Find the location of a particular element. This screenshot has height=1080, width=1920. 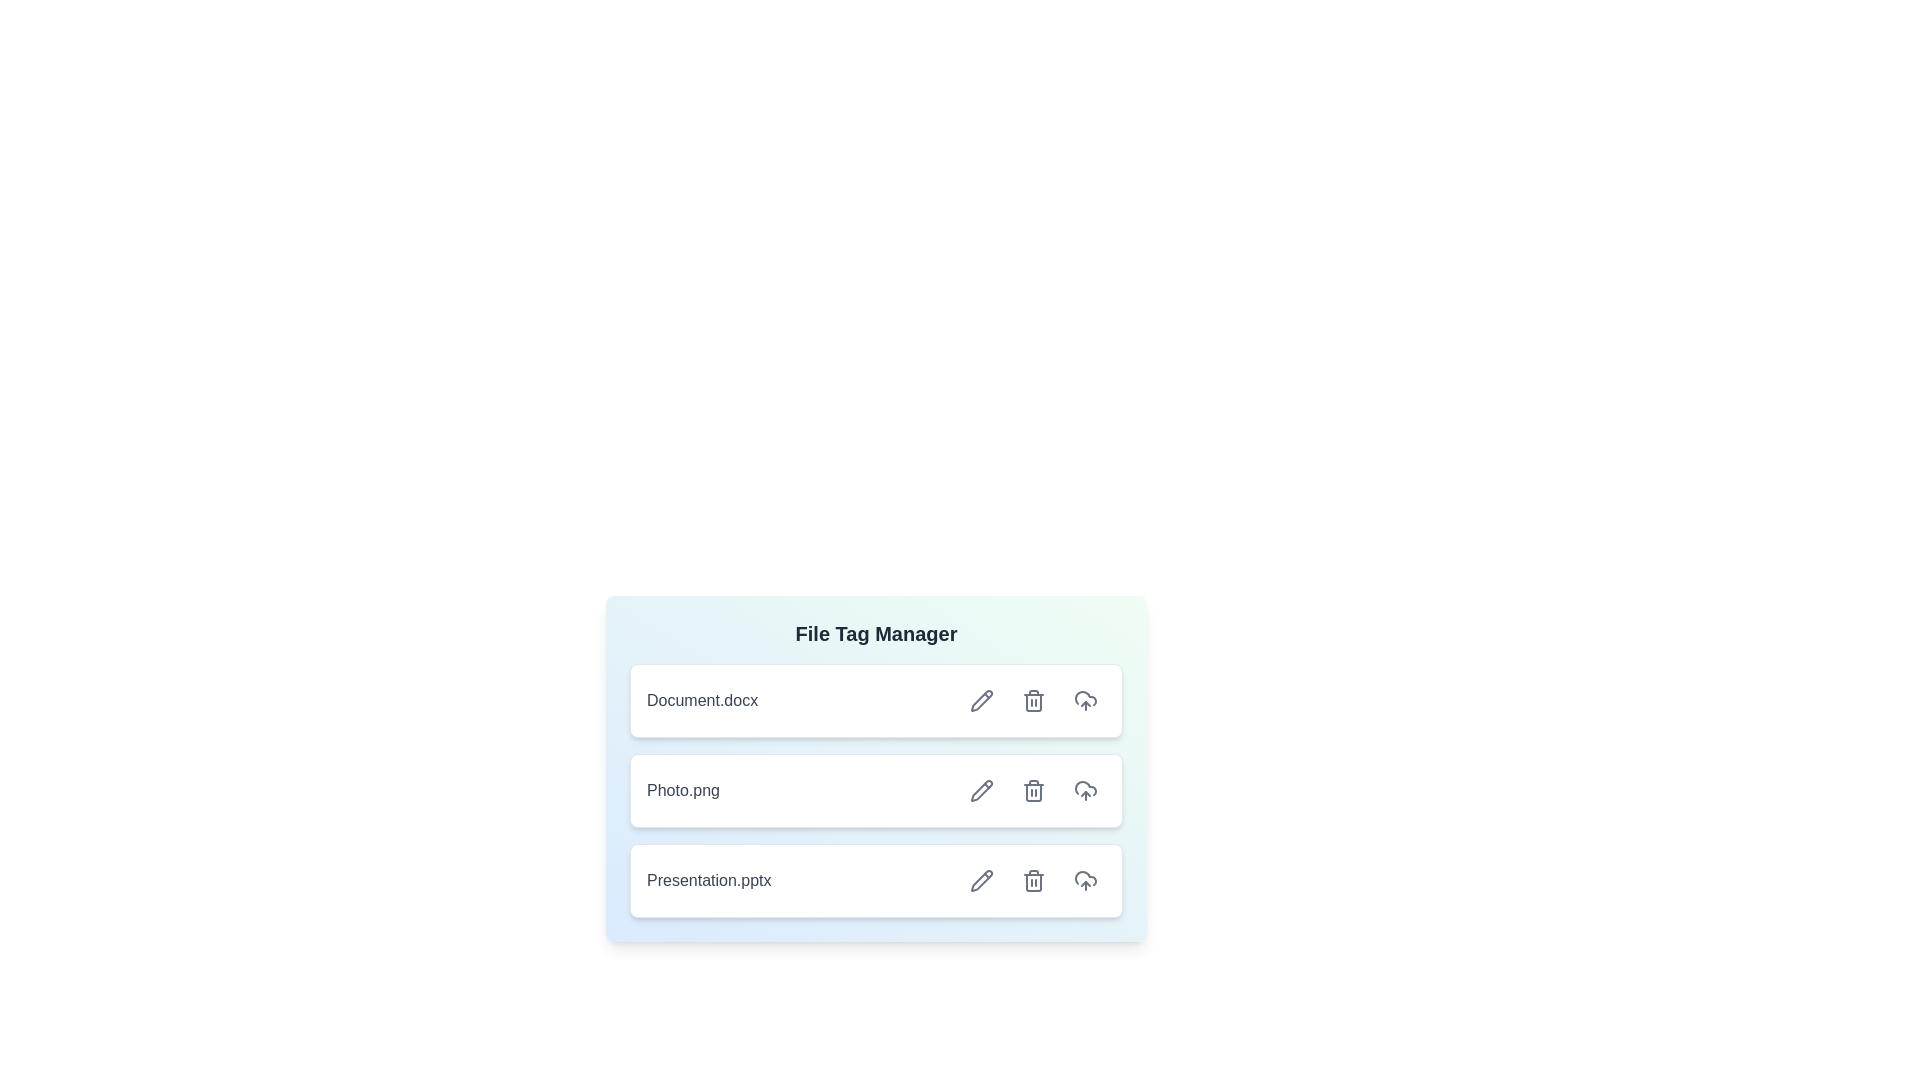

upload button for the file Photo.png is located at coordinates (1084, 789).